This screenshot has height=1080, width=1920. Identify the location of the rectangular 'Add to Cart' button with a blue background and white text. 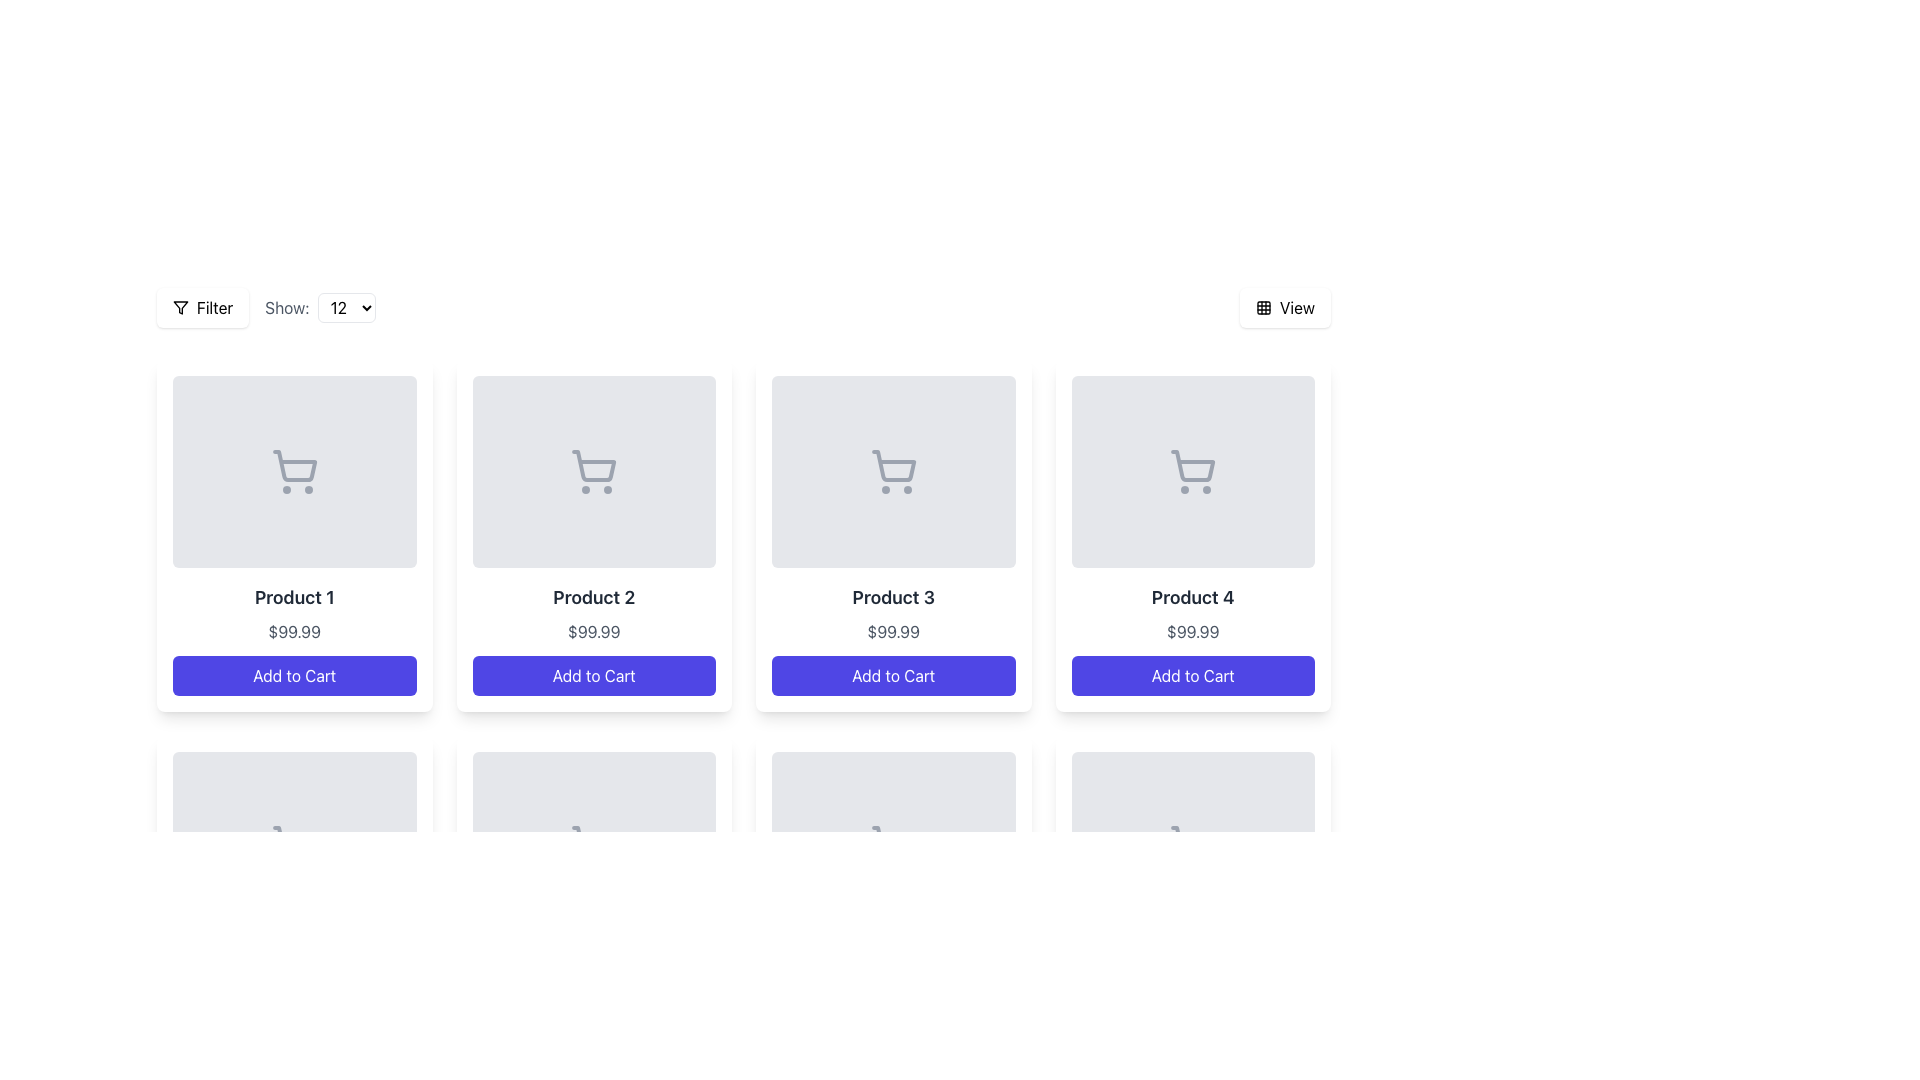
(1193, 675).